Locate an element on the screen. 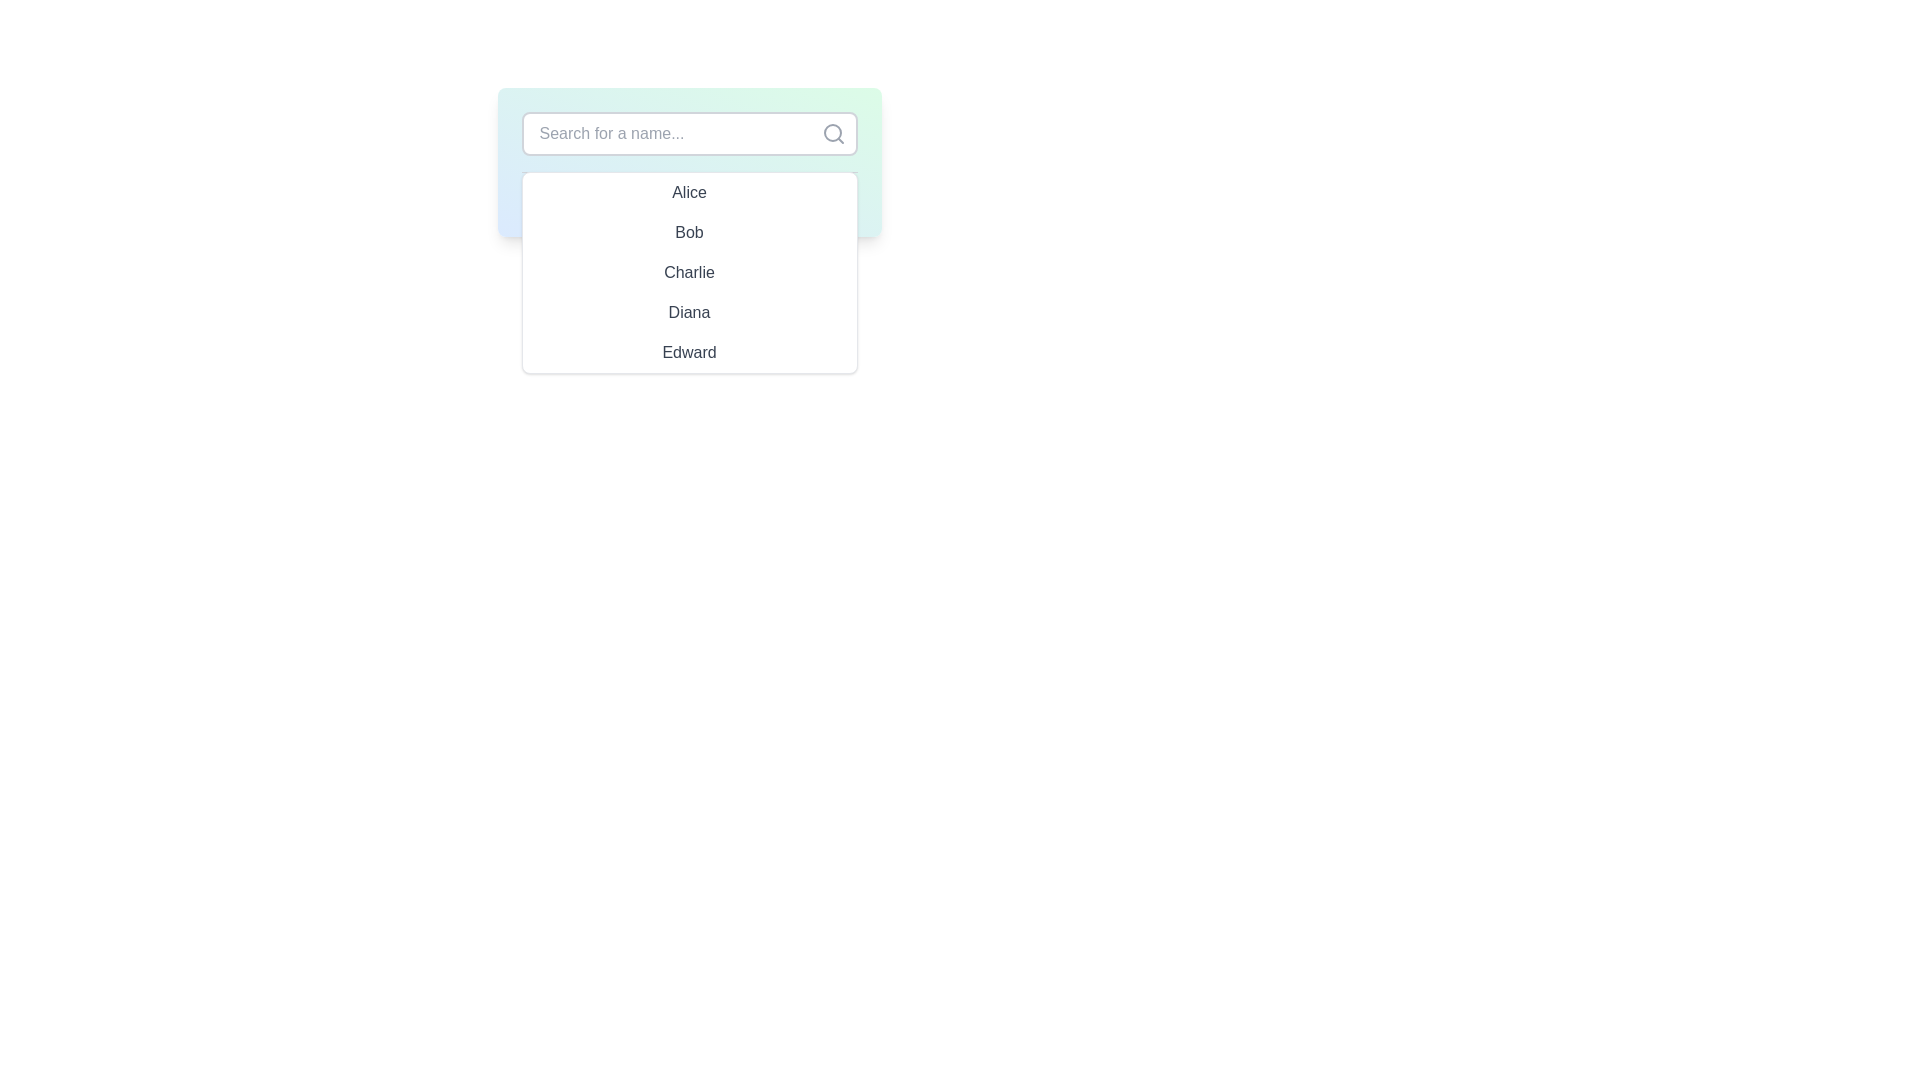  the selectable list item displaying the name 'Bob' in gray color is located at coordinates (689, 231).